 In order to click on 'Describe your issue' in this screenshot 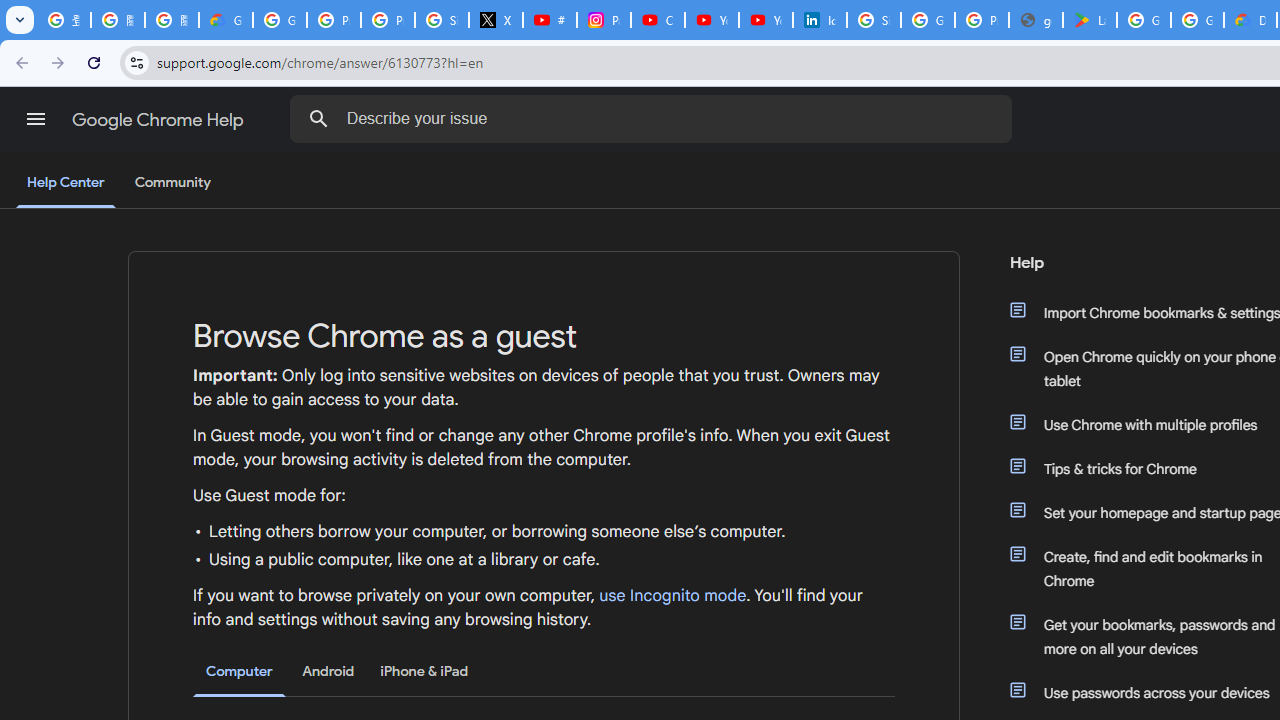, I will do `click(654, 118)`.